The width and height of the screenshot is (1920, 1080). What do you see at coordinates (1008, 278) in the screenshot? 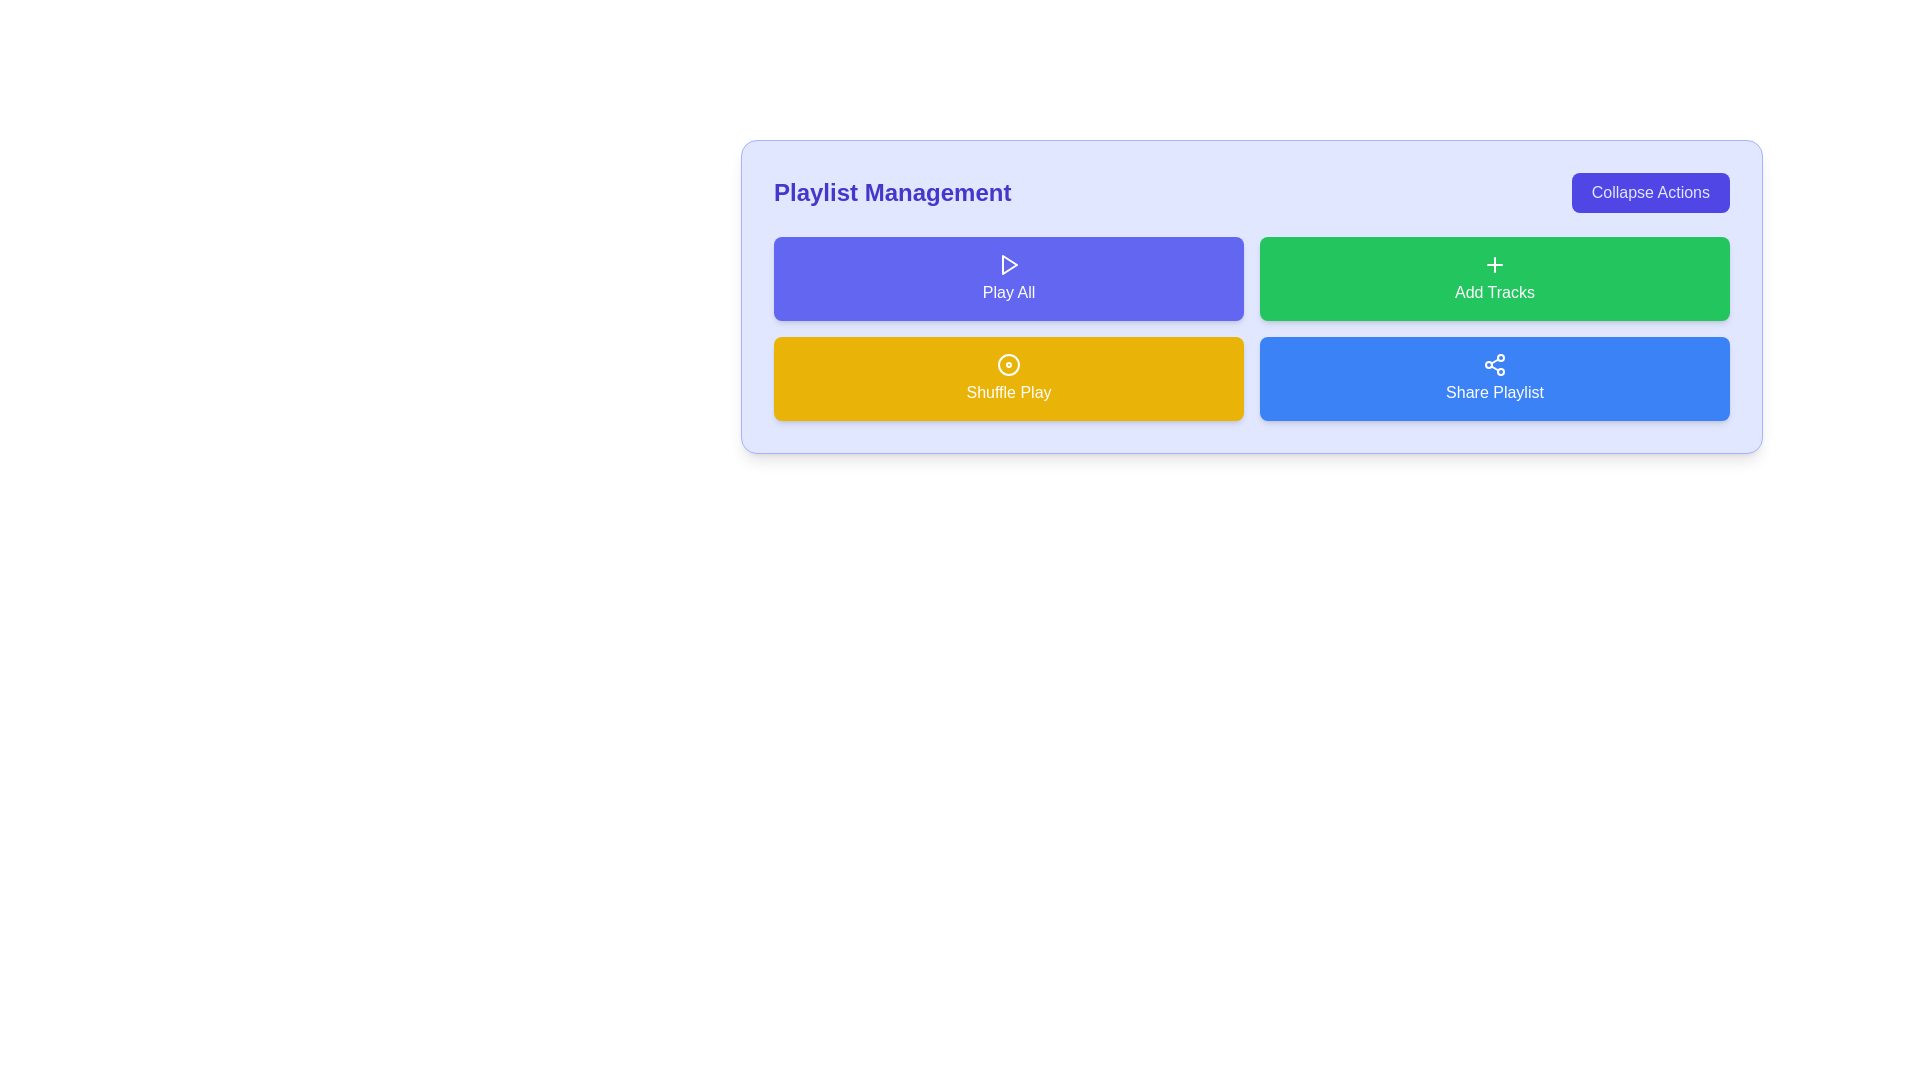
I see `the 'Play All' button` at bounding box center [1008, 278].